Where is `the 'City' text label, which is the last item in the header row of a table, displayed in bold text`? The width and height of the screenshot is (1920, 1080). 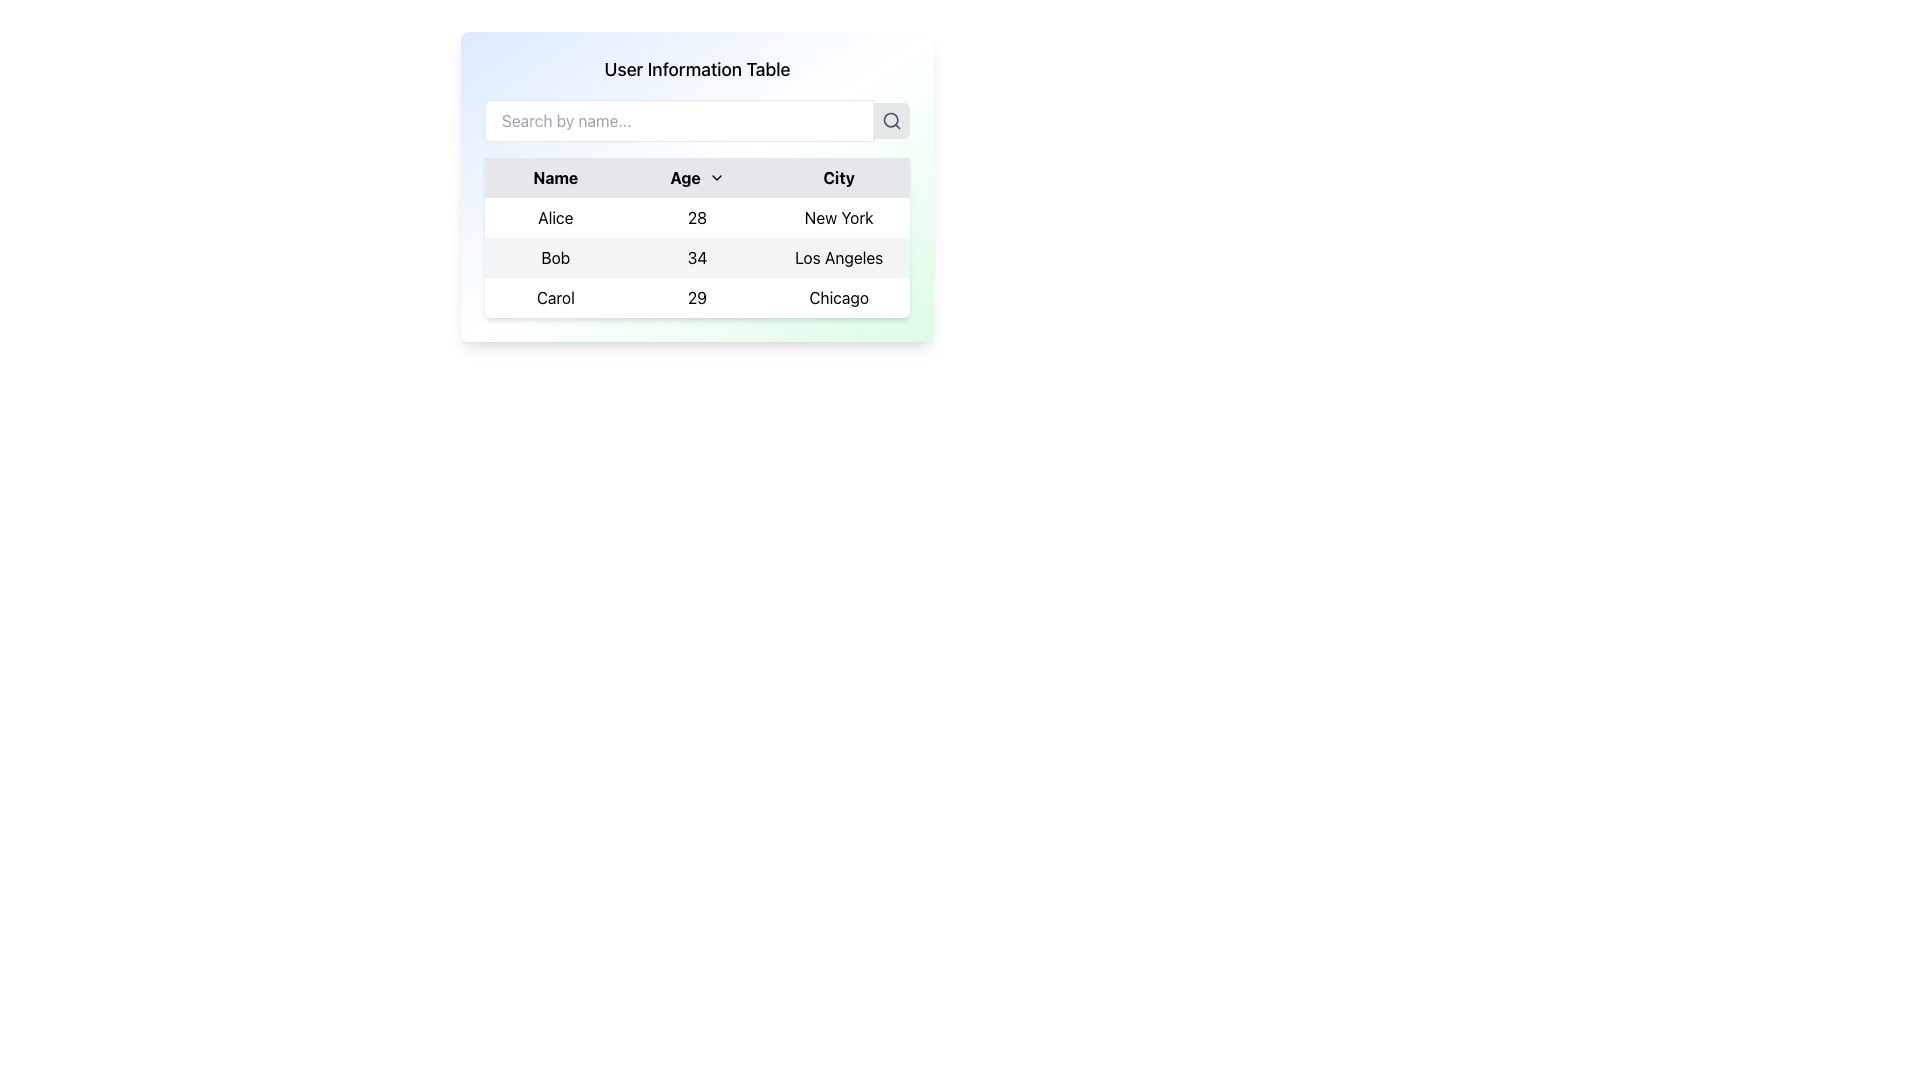 the 'City' text label, which is the last item in the header row of a table, displayed in bold text is located at coordinates (839, 176).